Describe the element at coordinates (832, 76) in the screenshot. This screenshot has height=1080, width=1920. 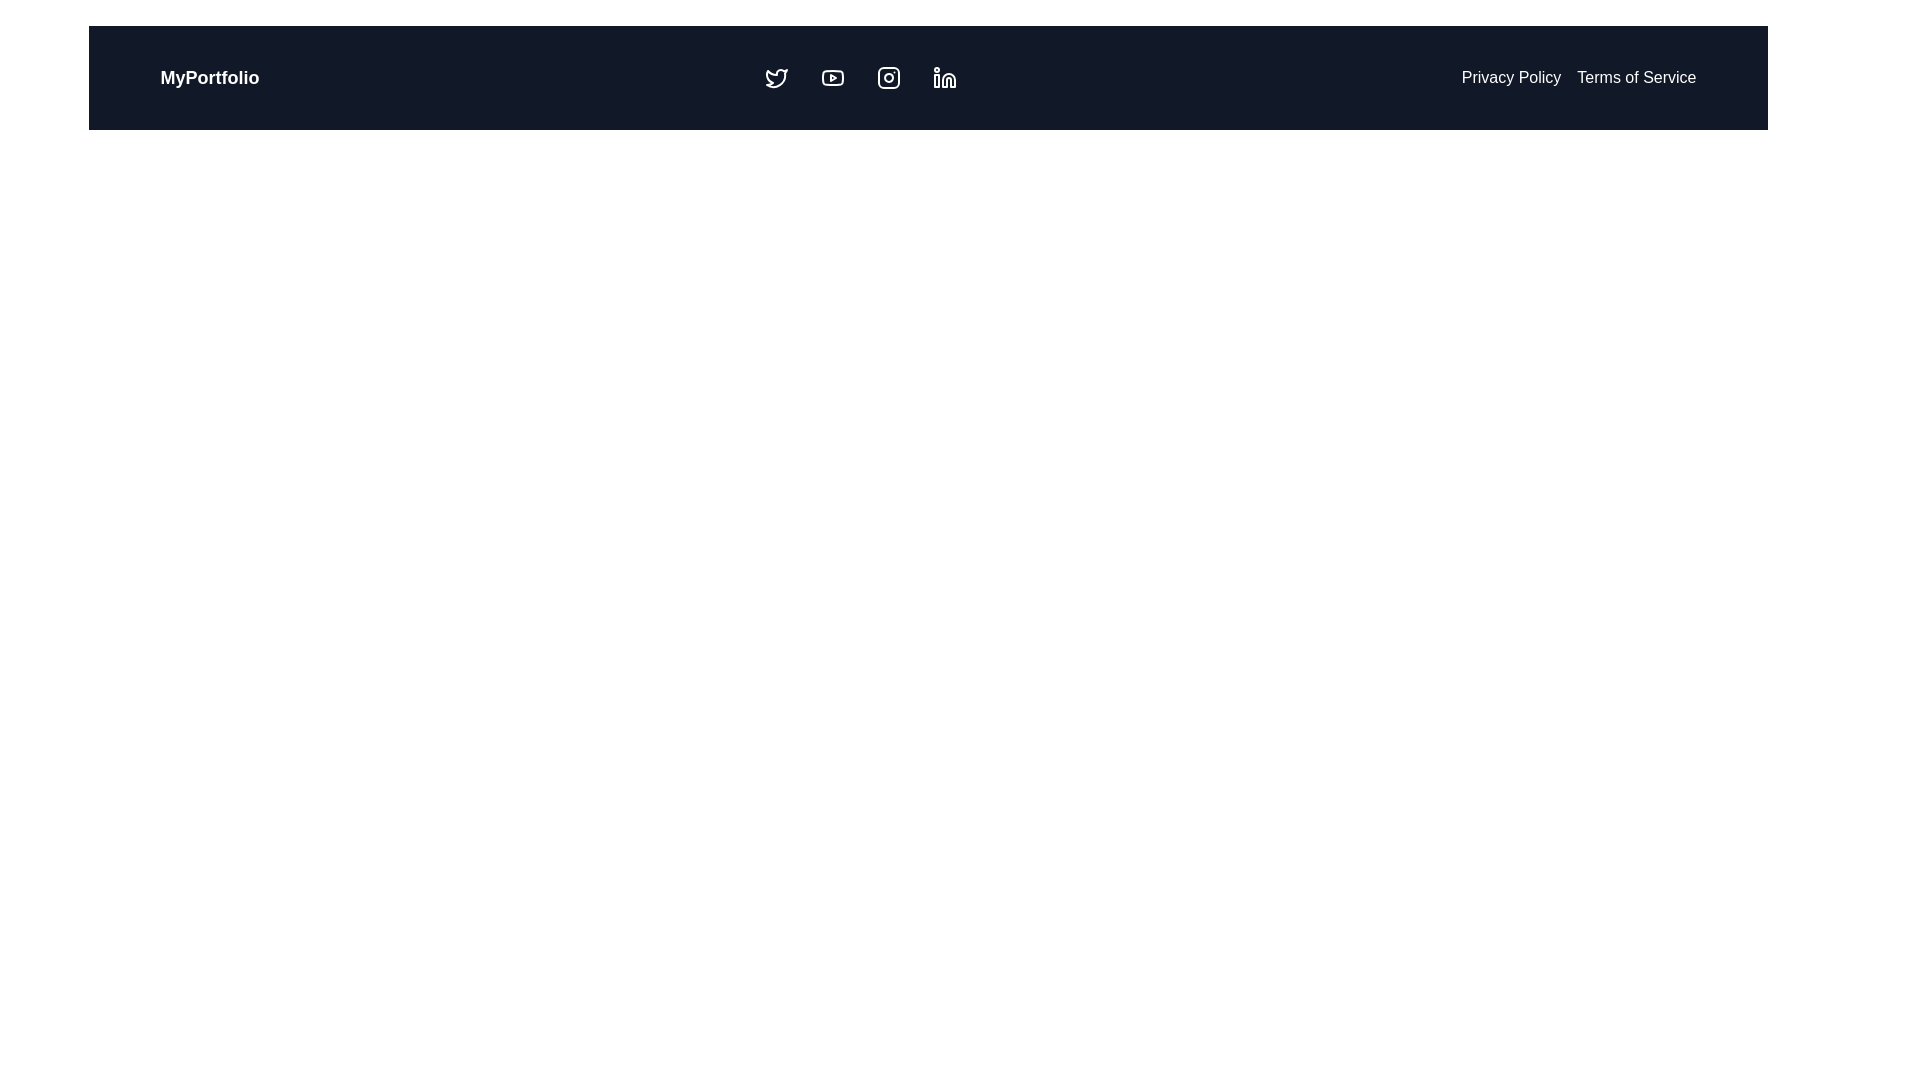
I see `the second social media icon in the top navigation bar, which serves as a link to a YouTube page` at that location.